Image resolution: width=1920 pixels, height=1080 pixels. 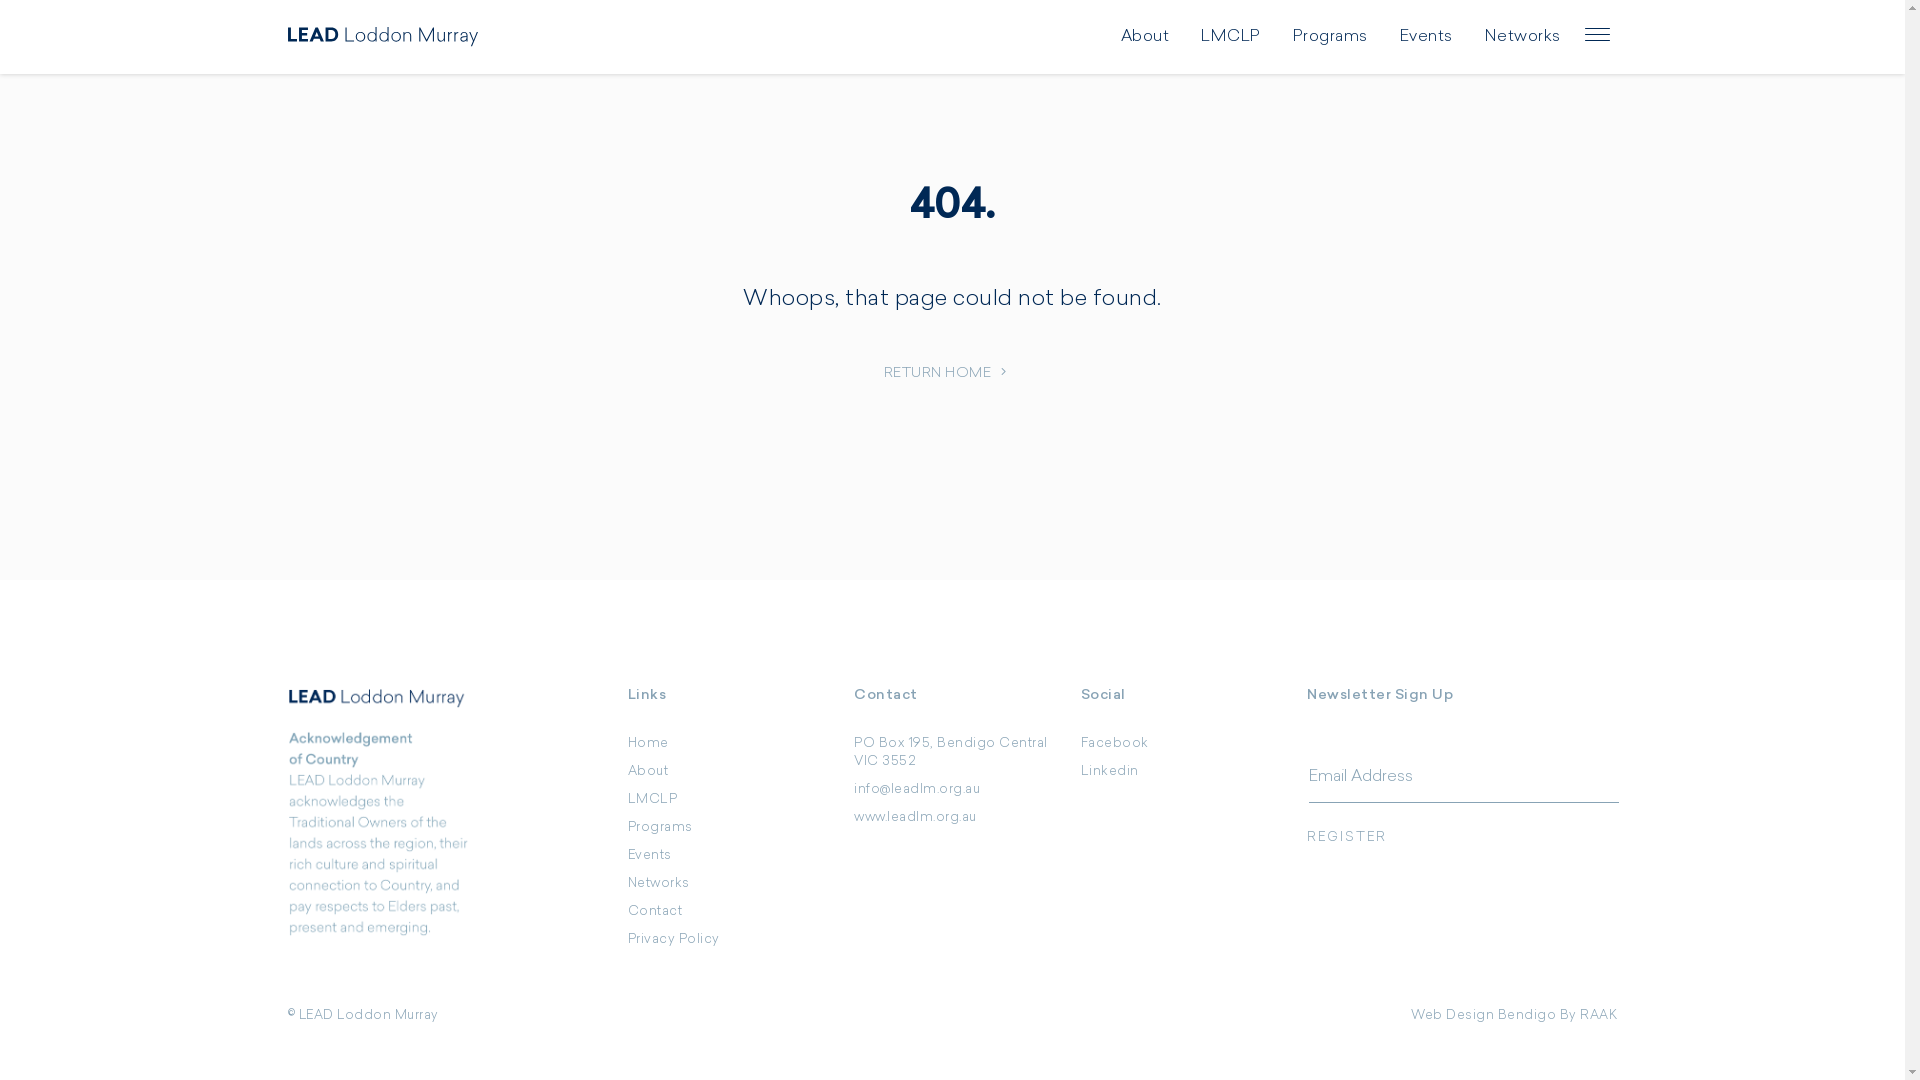 What do you see at coordinates (1079, 770) in the screenshot?
I see `'Linkedin'` at bounding box center [1079, 770].